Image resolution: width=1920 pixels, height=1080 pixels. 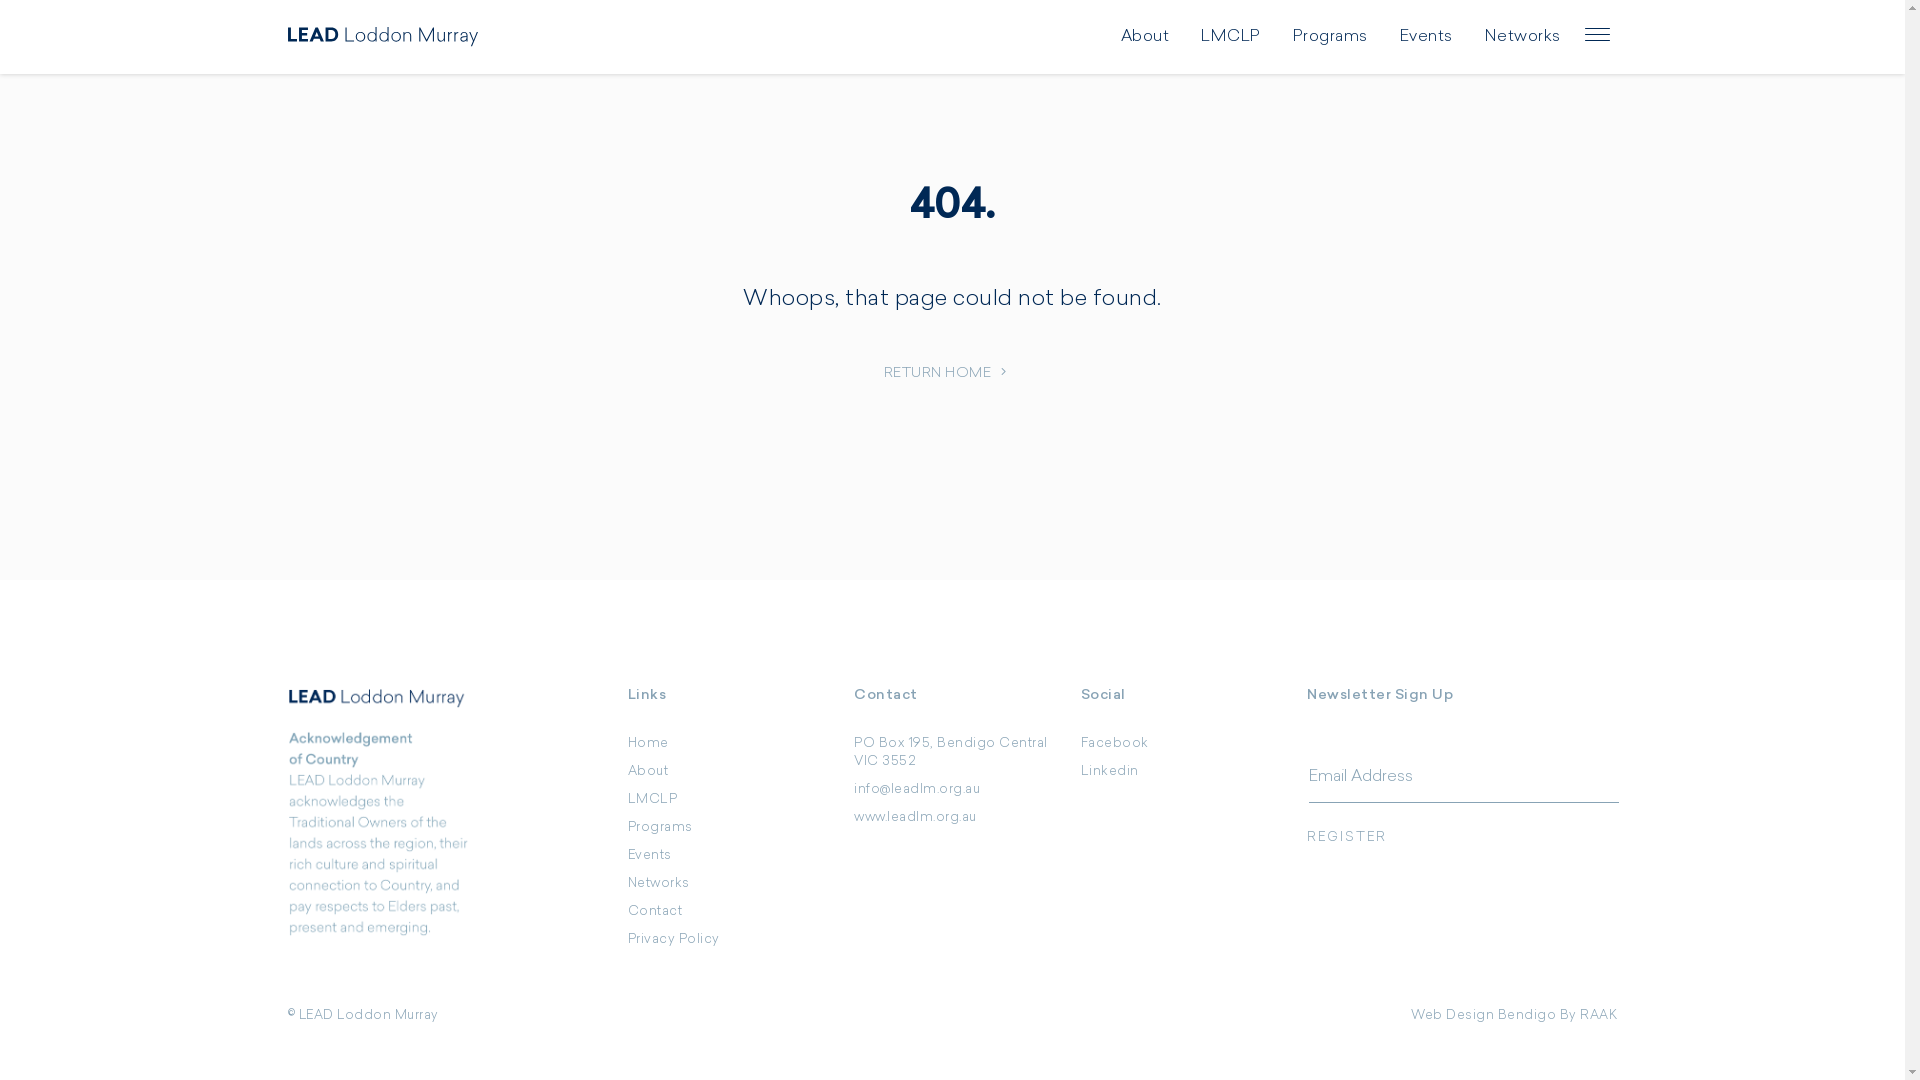 What do you see at coordinates (1079, 770) in the screenshot?
I see `'Linkedin'` at bounding box center [1079, 770].